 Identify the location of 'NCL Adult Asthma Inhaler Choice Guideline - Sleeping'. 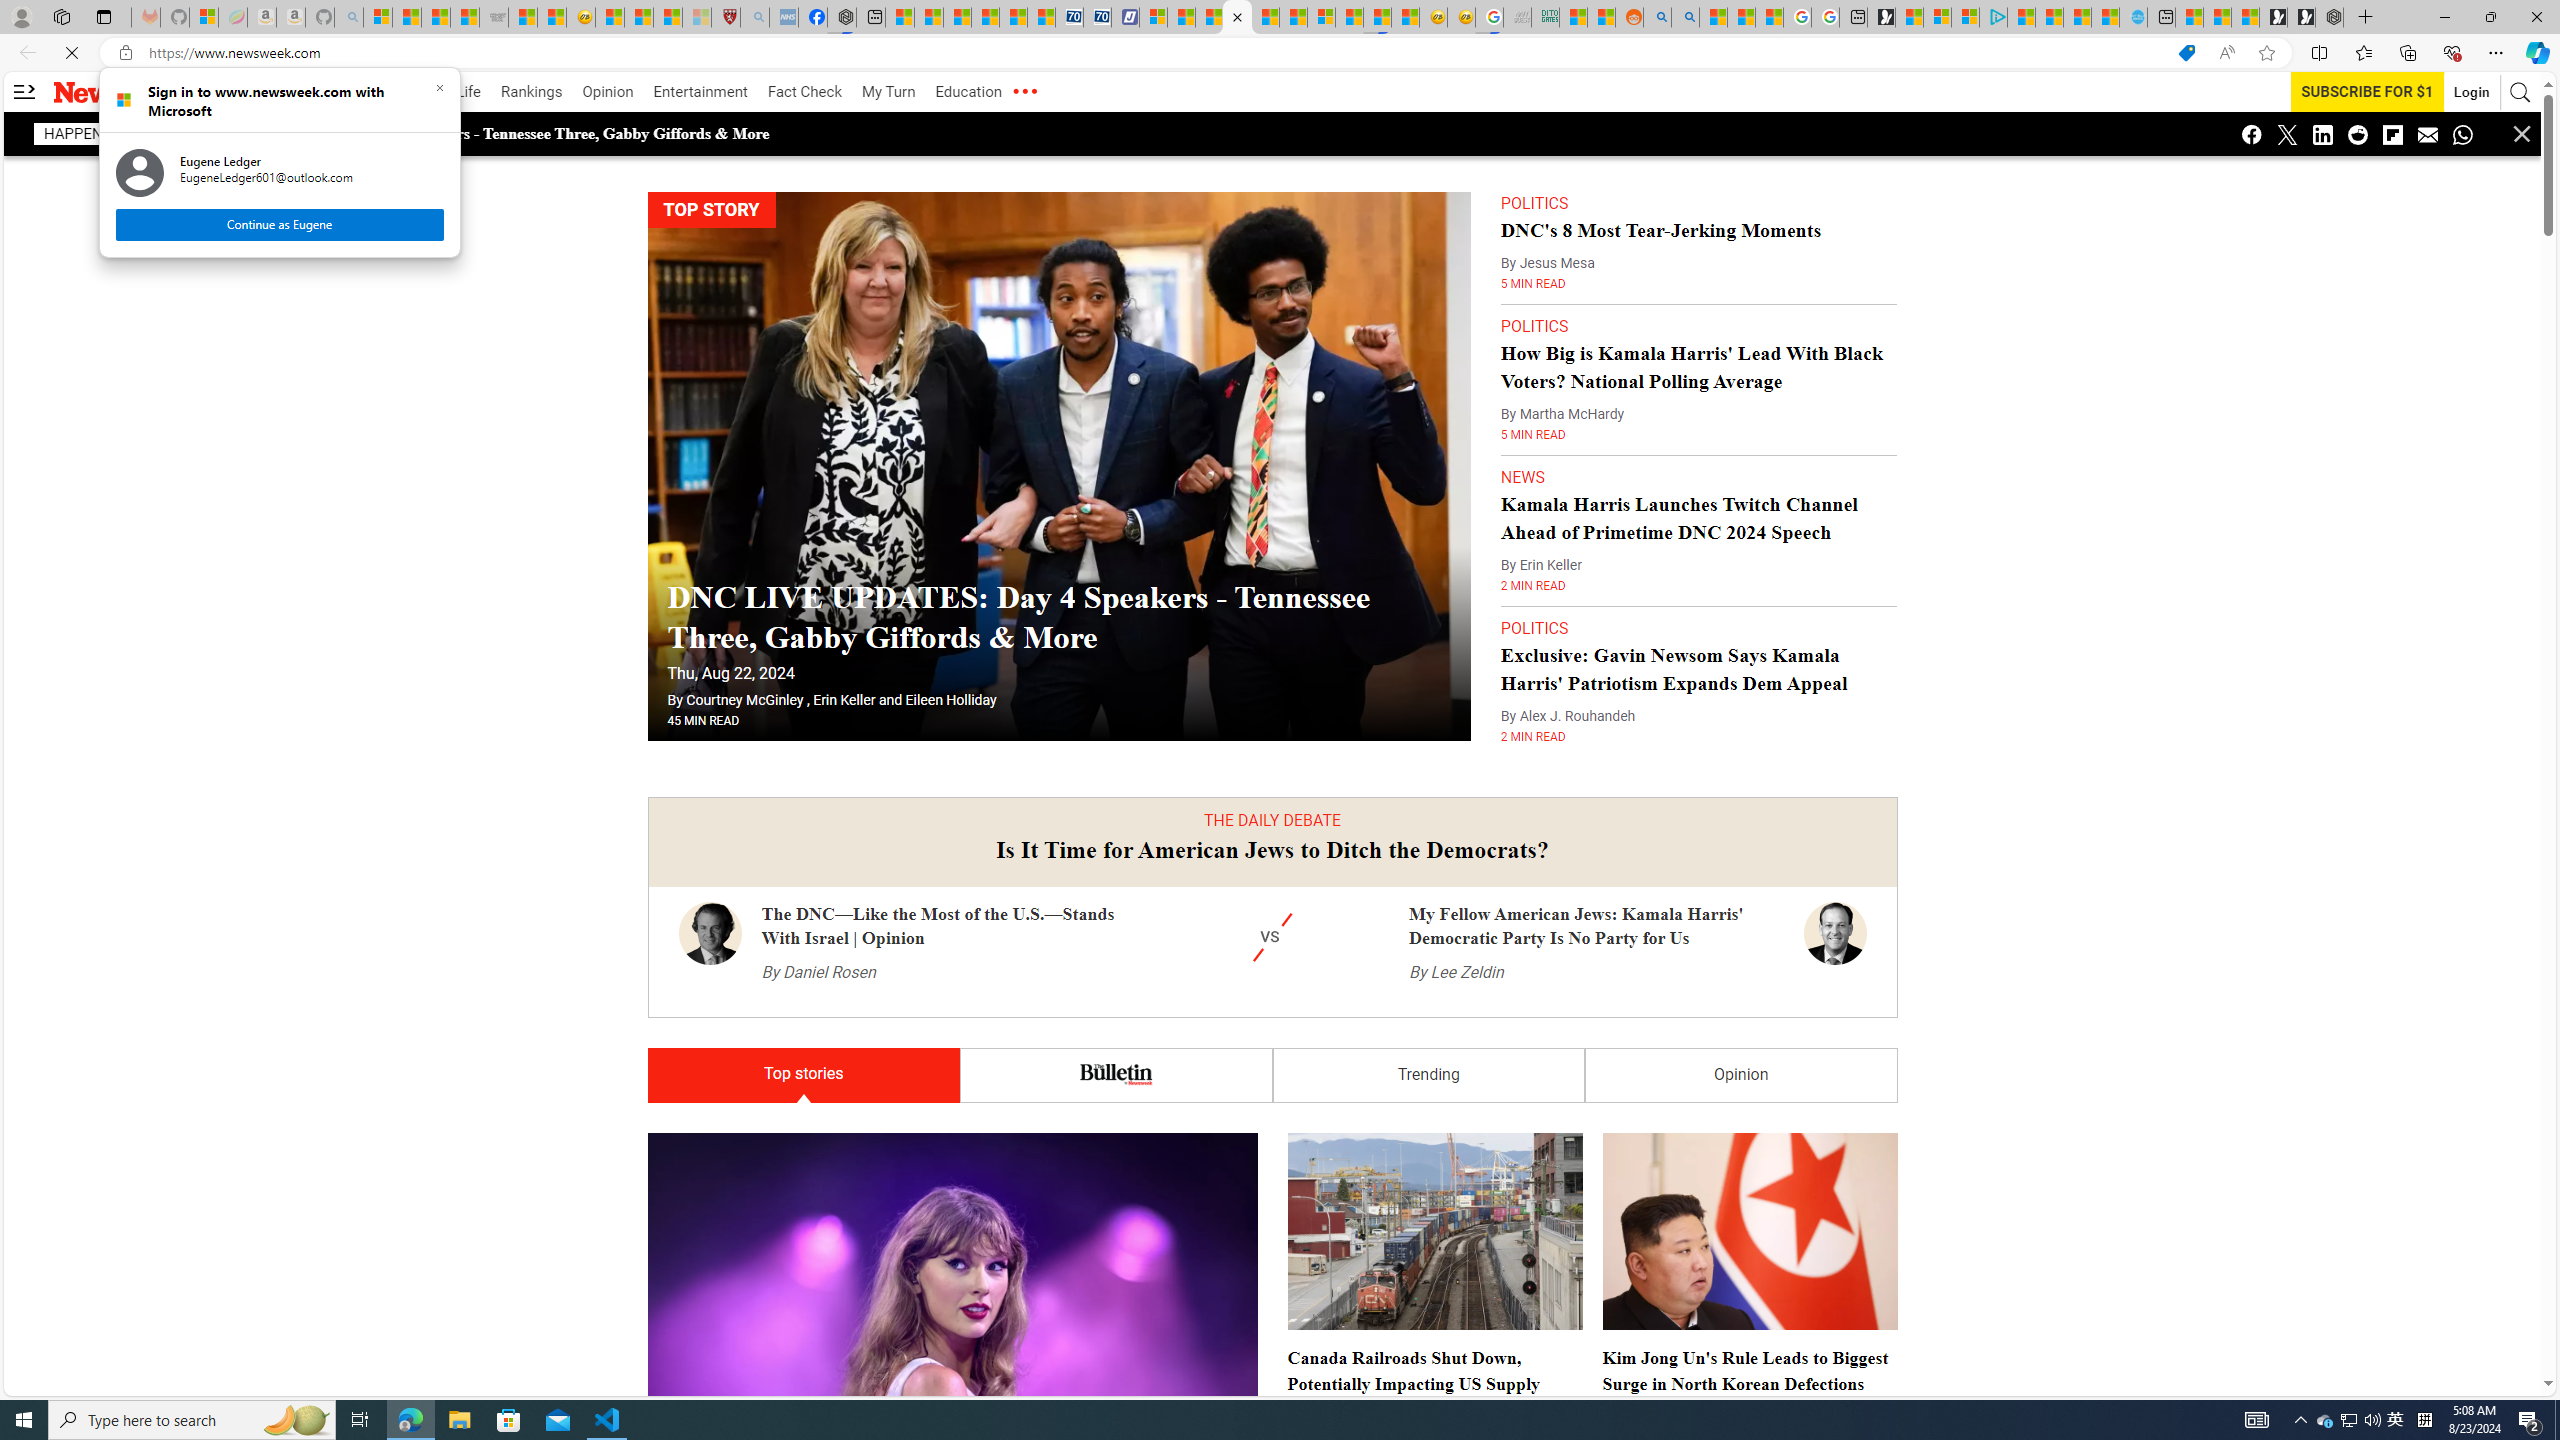
(782, 16).